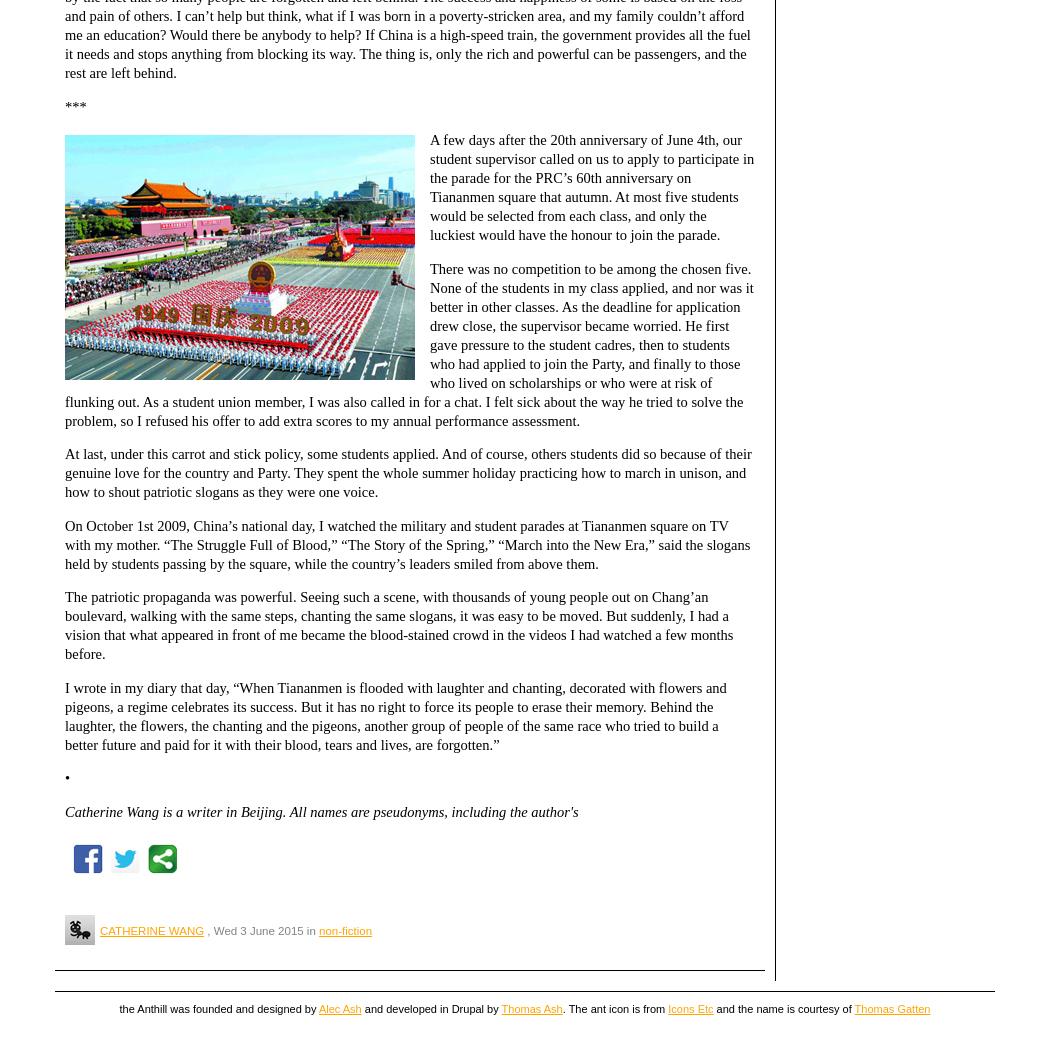  Describe the element at coordinates (397, 810) in the screenshot. I see `'are pseudonyms'` at that location.